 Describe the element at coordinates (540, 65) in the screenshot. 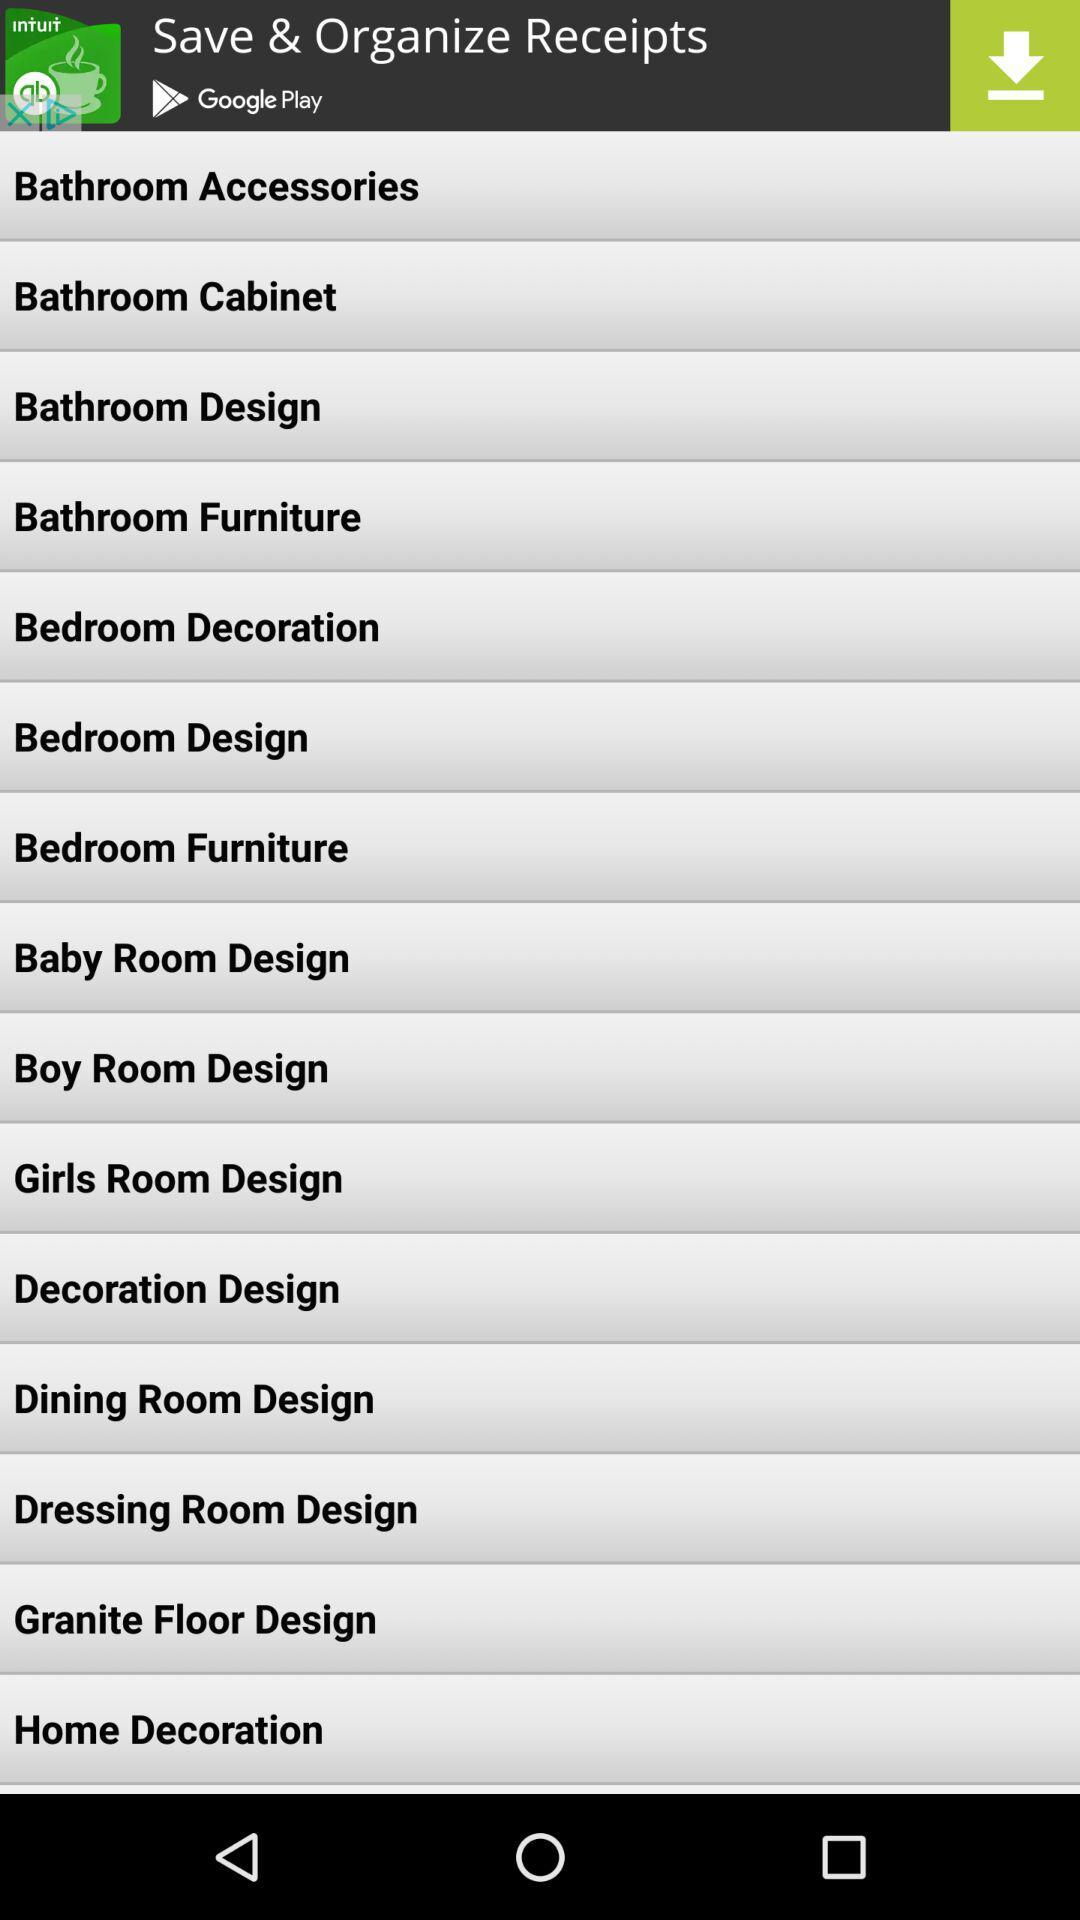

I see `download` at that location.